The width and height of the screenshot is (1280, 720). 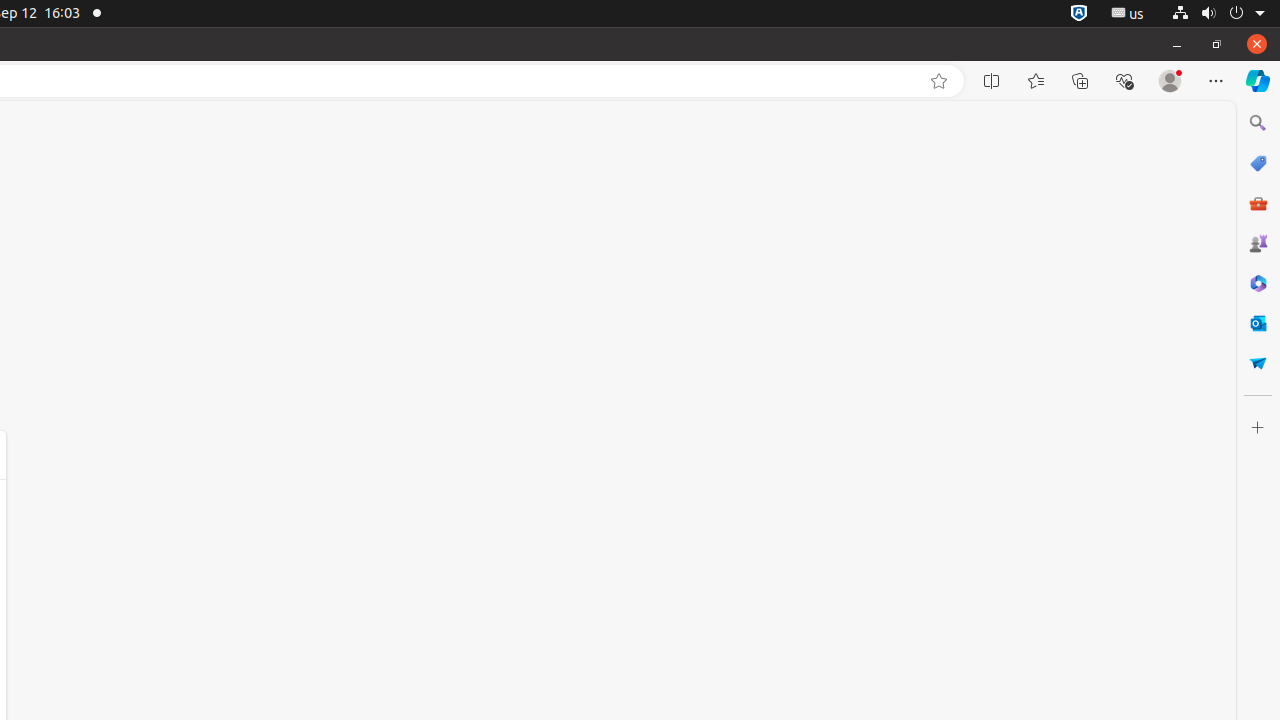 I want to click on 'Add this page to favorites (Ctrl+D)', so click(x=938, y=80).